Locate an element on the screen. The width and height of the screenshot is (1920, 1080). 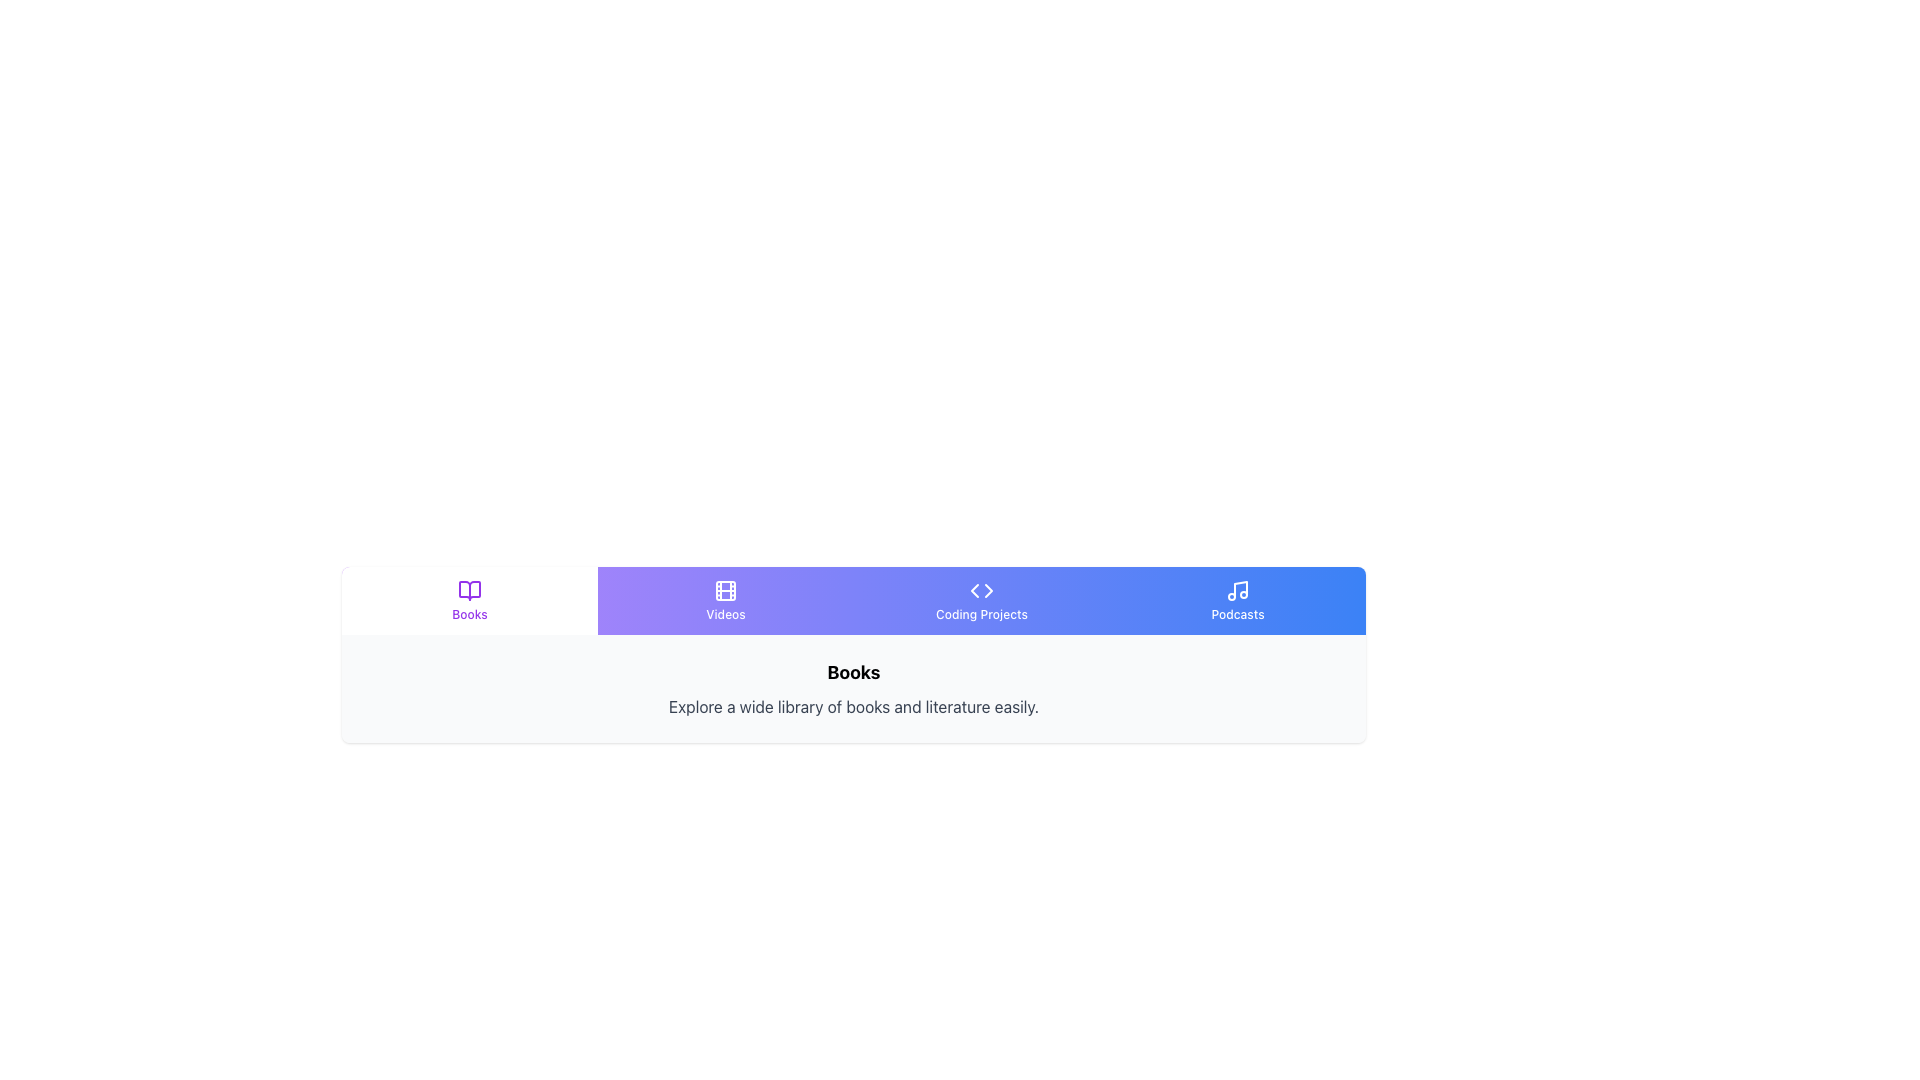
the SVG Rectangle that represents the 'Videos' icon, which enhances the depiction of a film strip and is located in the navigation bar is located at coordinates (724, 589).